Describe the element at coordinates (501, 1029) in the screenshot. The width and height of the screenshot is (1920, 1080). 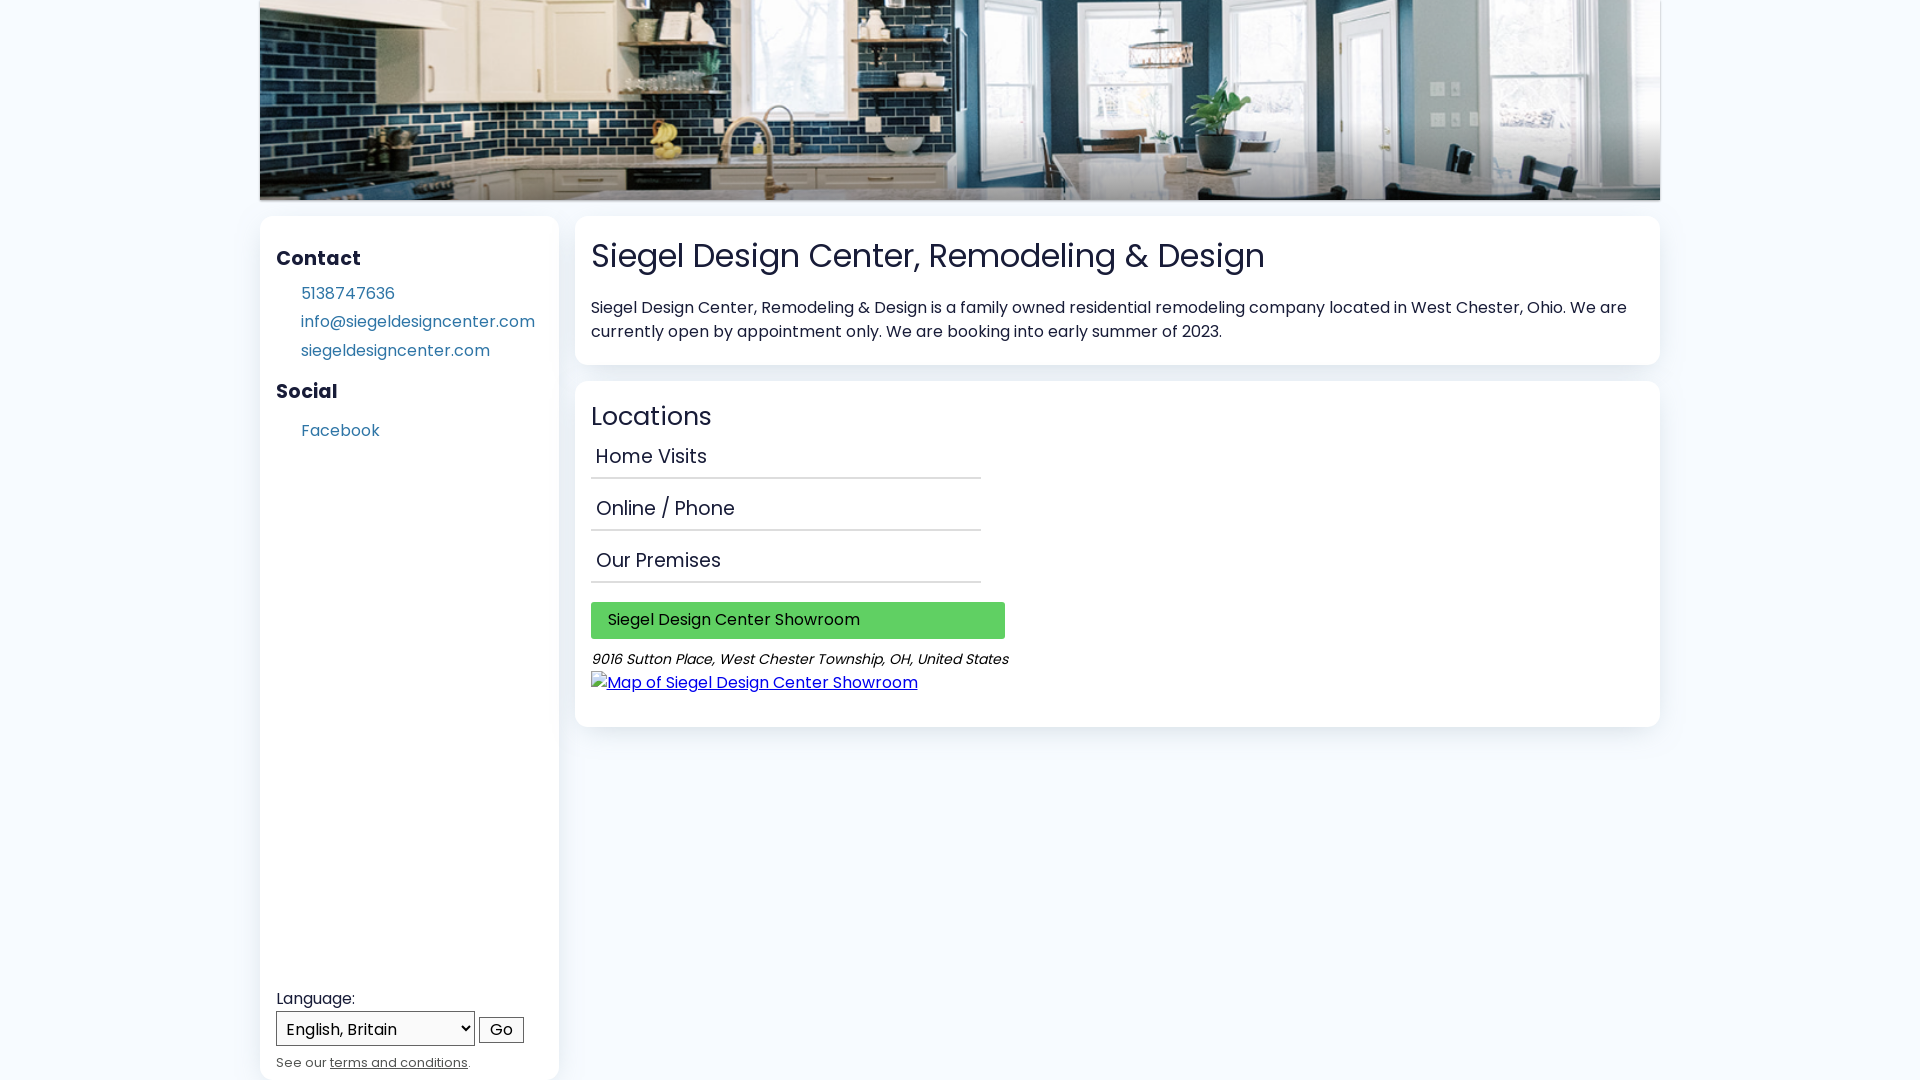
I see `'Go'` at that location.